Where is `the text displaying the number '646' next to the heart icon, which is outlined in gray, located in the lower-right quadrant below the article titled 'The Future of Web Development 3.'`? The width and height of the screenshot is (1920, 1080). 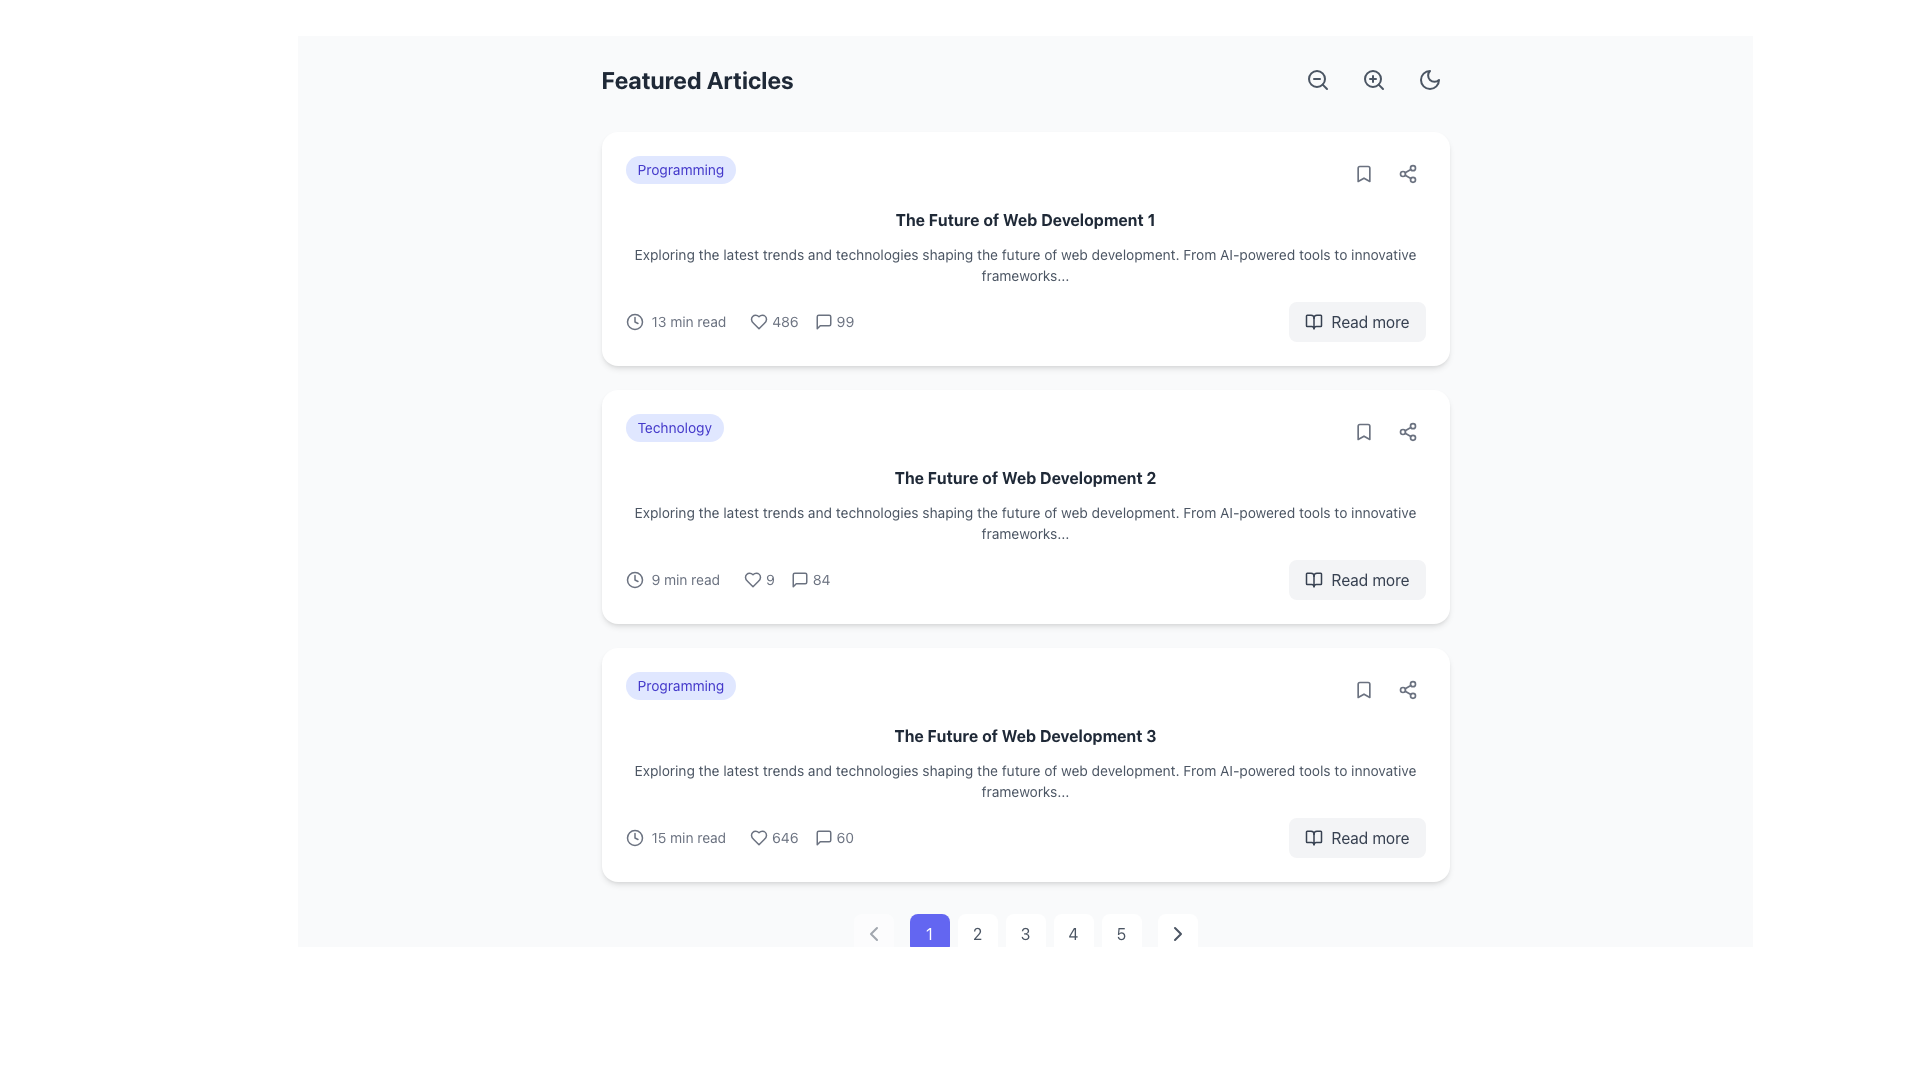
the text displaying the number '646' next to the heart icon, which is outlined in gray, located in the lower-right quadrant below the article titled 'The Future of Web Development 3.' is located at coordinates (773, 837).